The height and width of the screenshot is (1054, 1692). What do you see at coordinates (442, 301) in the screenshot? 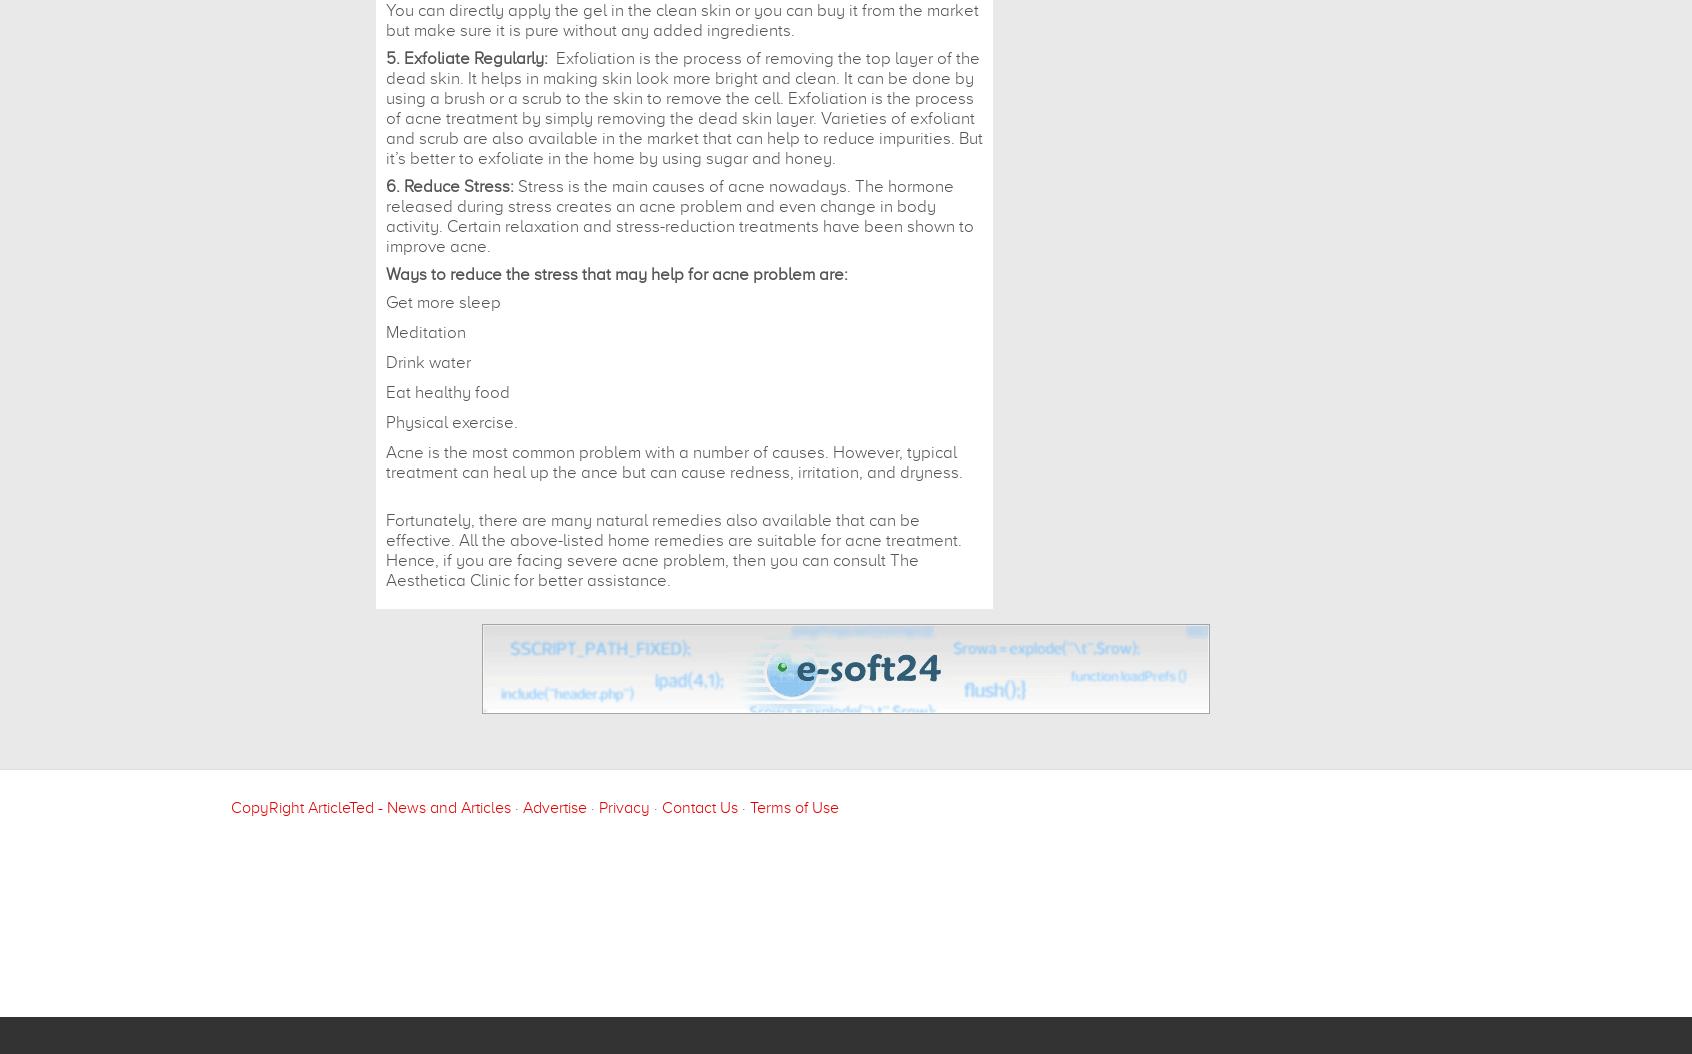
I see `'Get more sleep'` at bounding box center [442, 301].